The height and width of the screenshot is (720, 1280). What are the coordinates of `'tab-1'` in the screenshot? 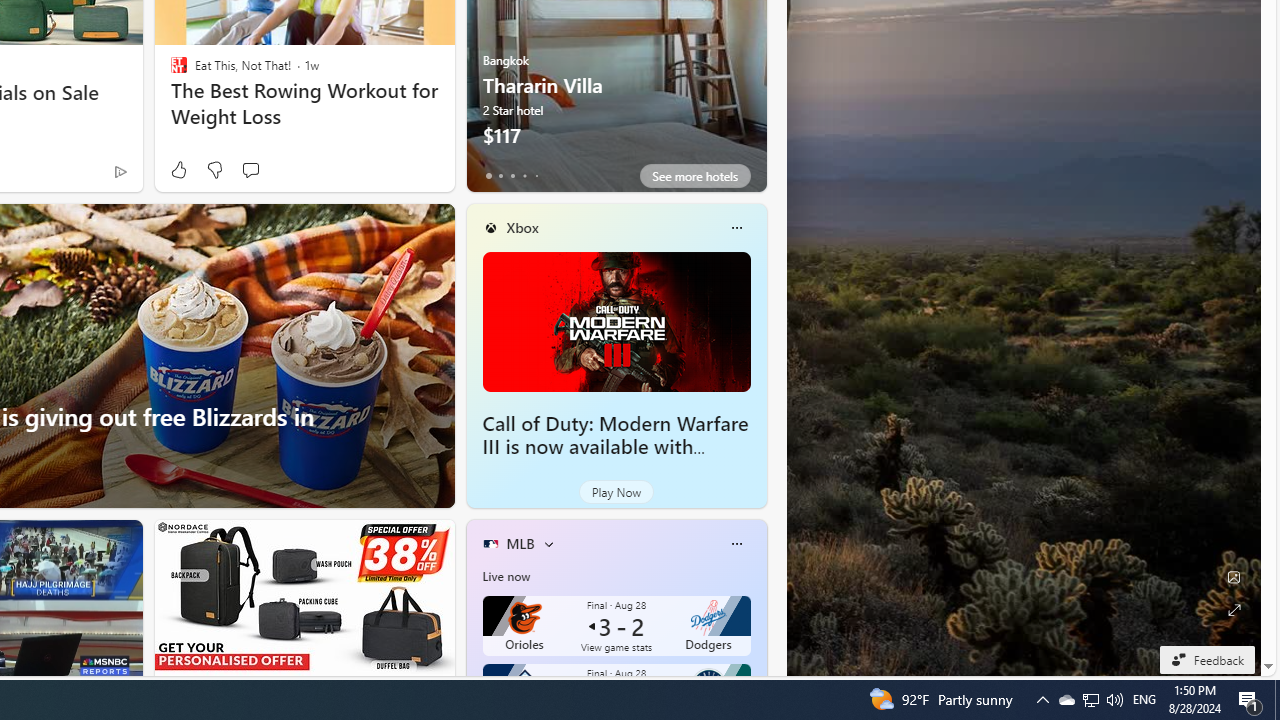 It's located at (500, 175).